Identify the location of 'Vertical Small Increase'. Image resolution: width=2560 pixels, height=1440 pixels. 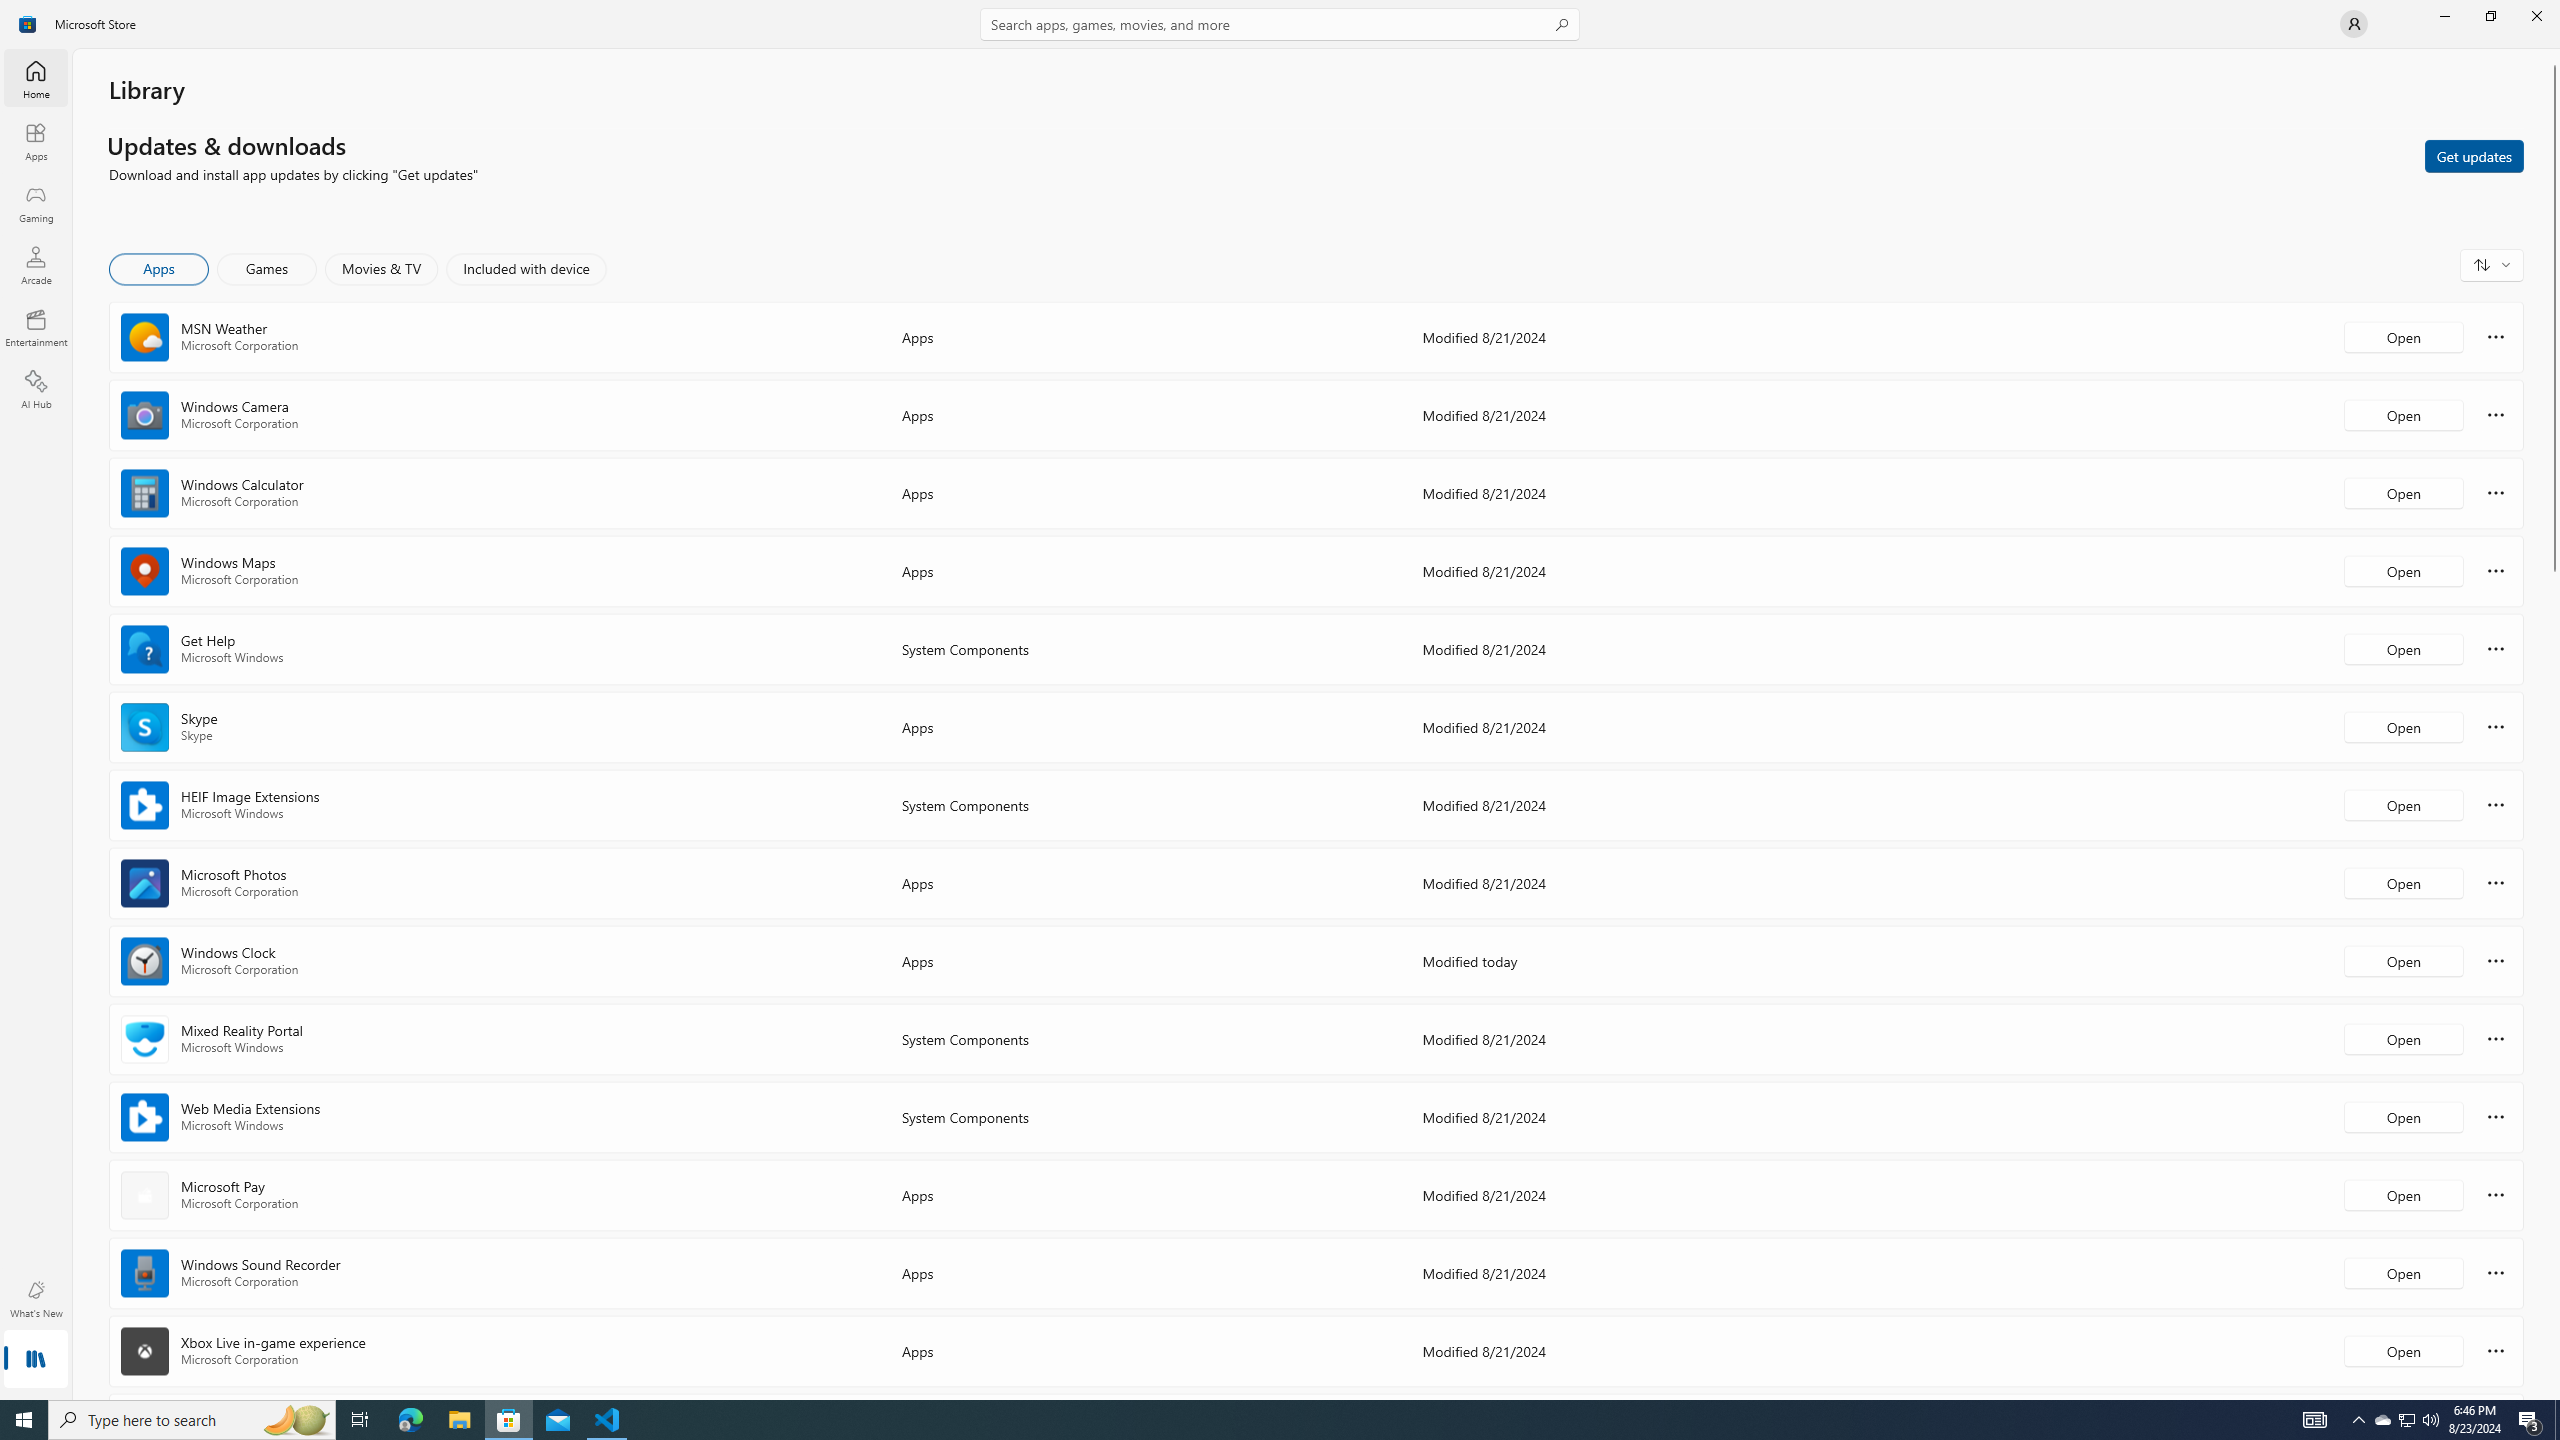
(2552, 1393).